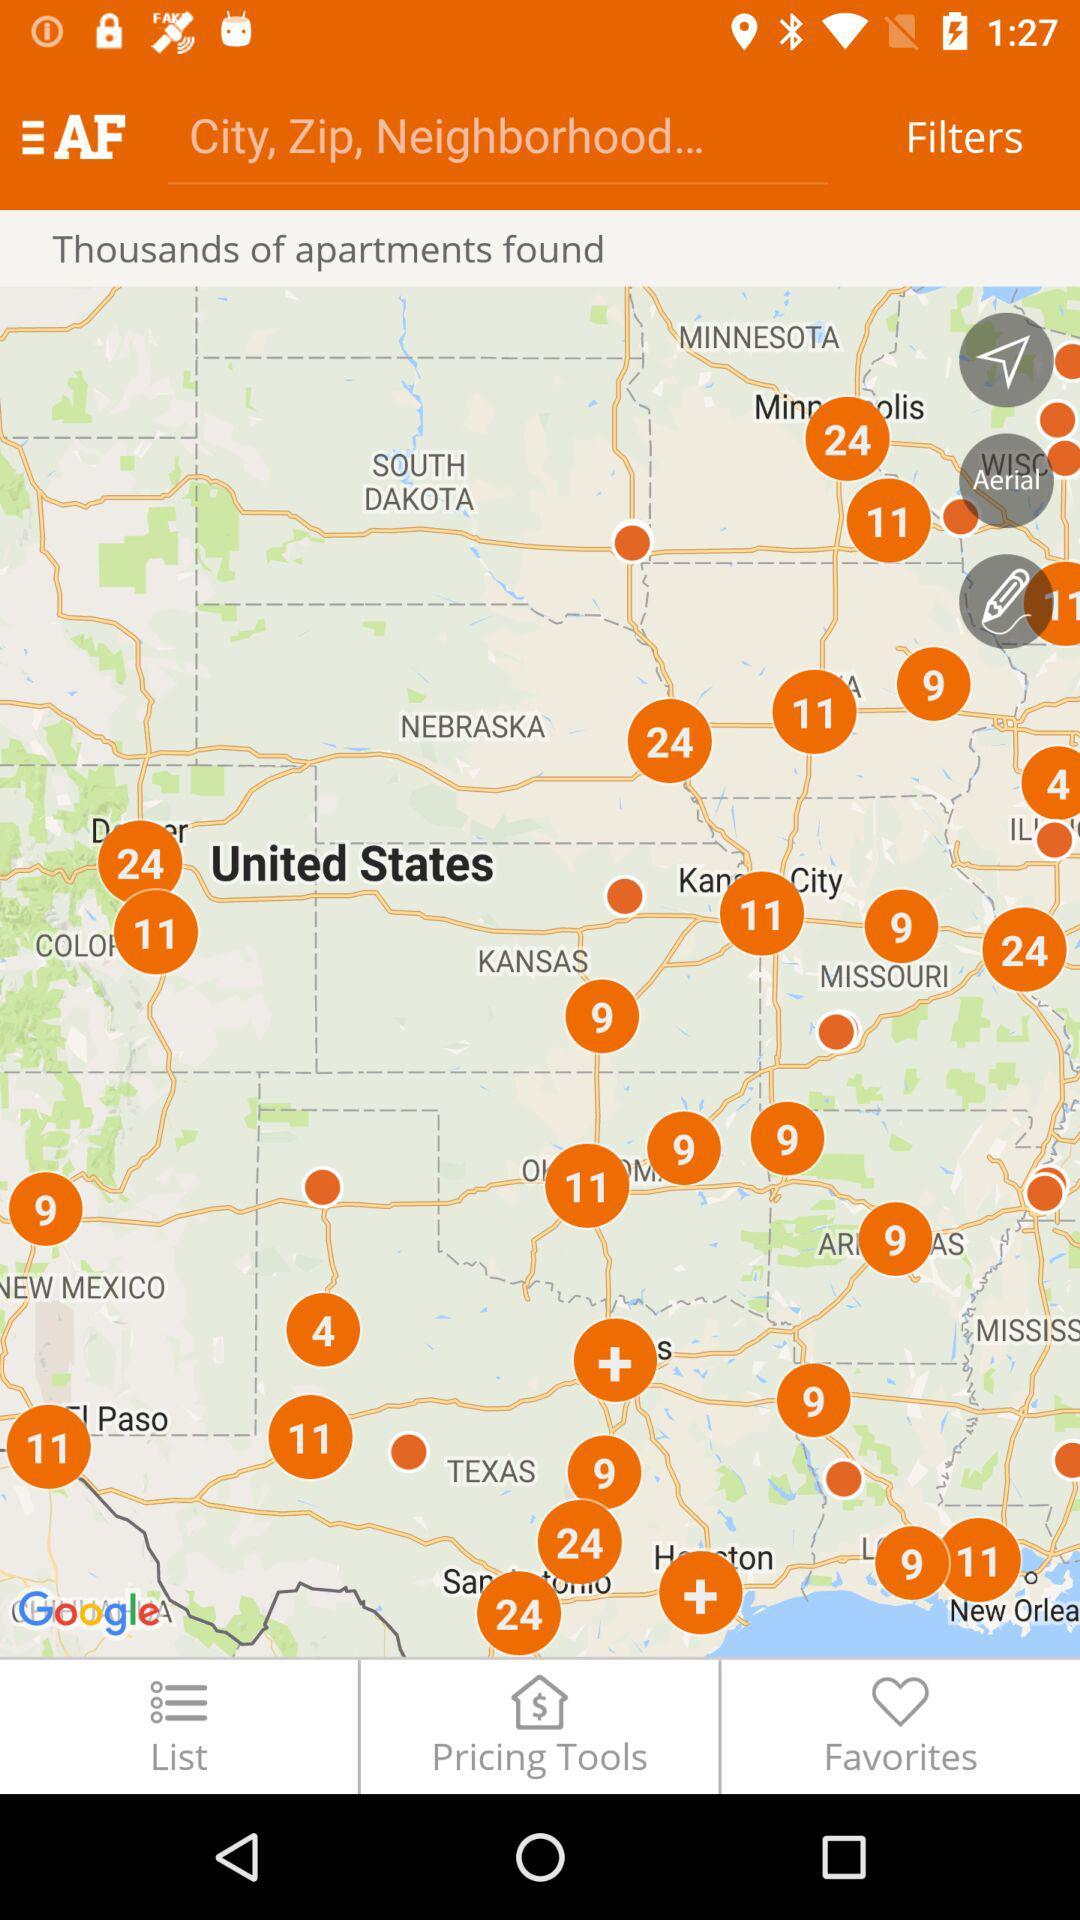 This screenshot has height=1920, width=1080. What do you see at coordinates (177, 1725) in the screenshot?
I see `the list icon` at bounding box center [177, 1725].